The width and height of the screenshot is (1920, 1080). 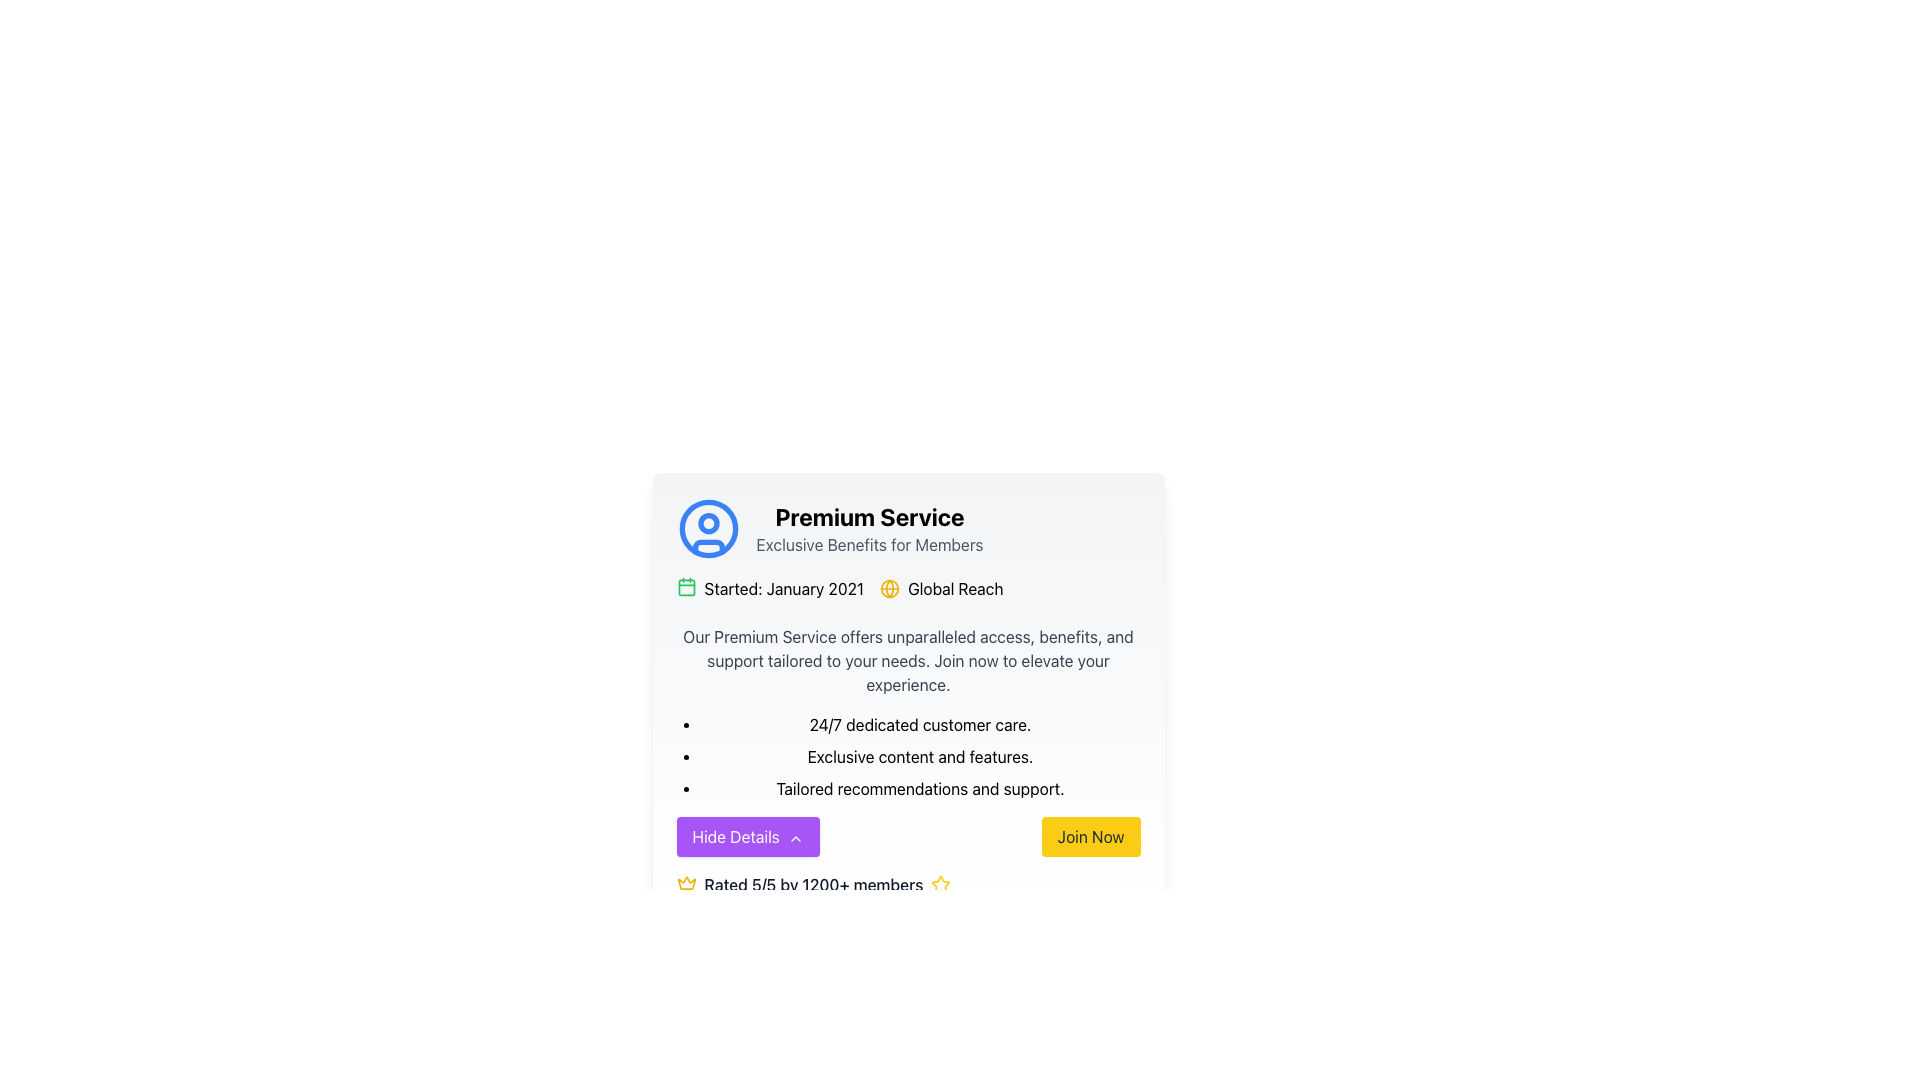 What do you see at coordinates (1090, 837) in the screenshot?
I see `the yellow 'Join Now' button with rounded corners located at the bottom-right corner of the 'Premium Service' section` at bounding box center [1090, 837].